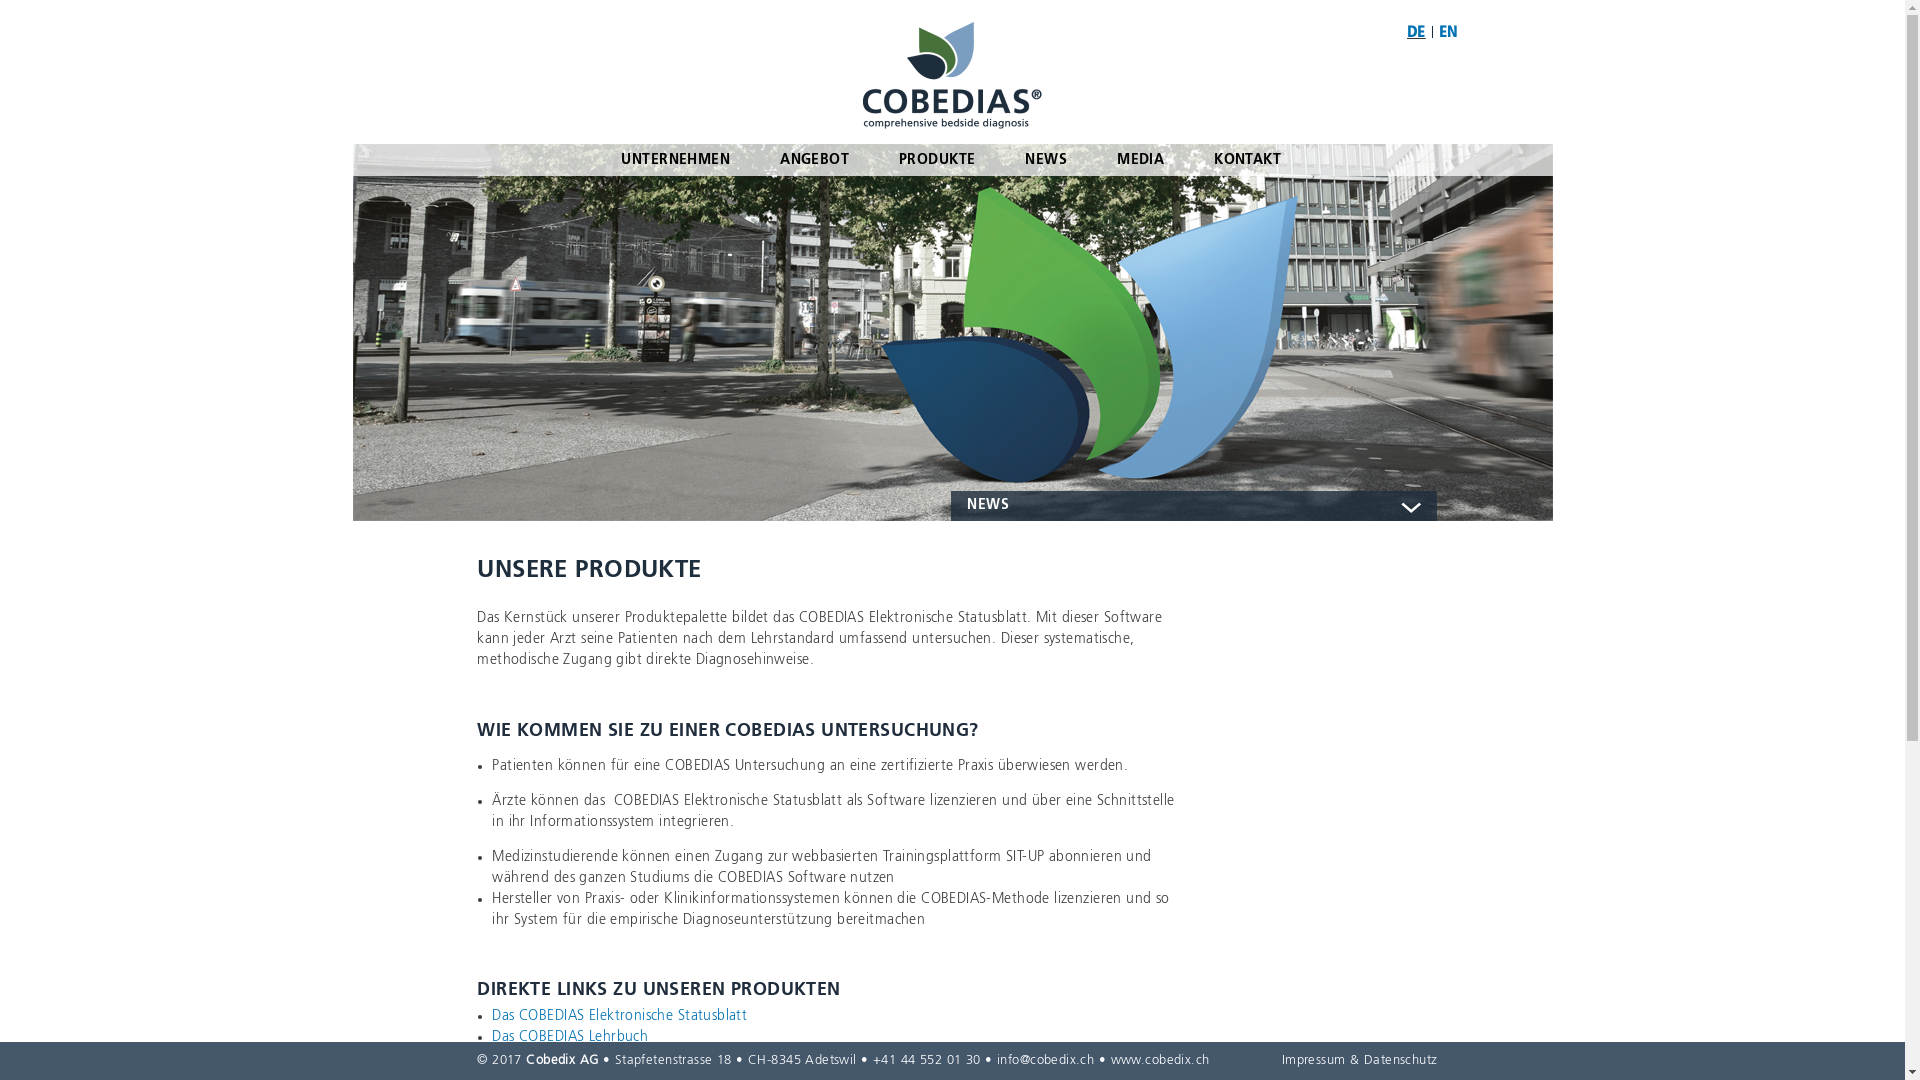 Image resolution: width=1920 pixels, height=1080 pixels. Describe the element at coordinates (1044, 1059) in the screenshot. I see `'info@cobedix.ch'` at that location.